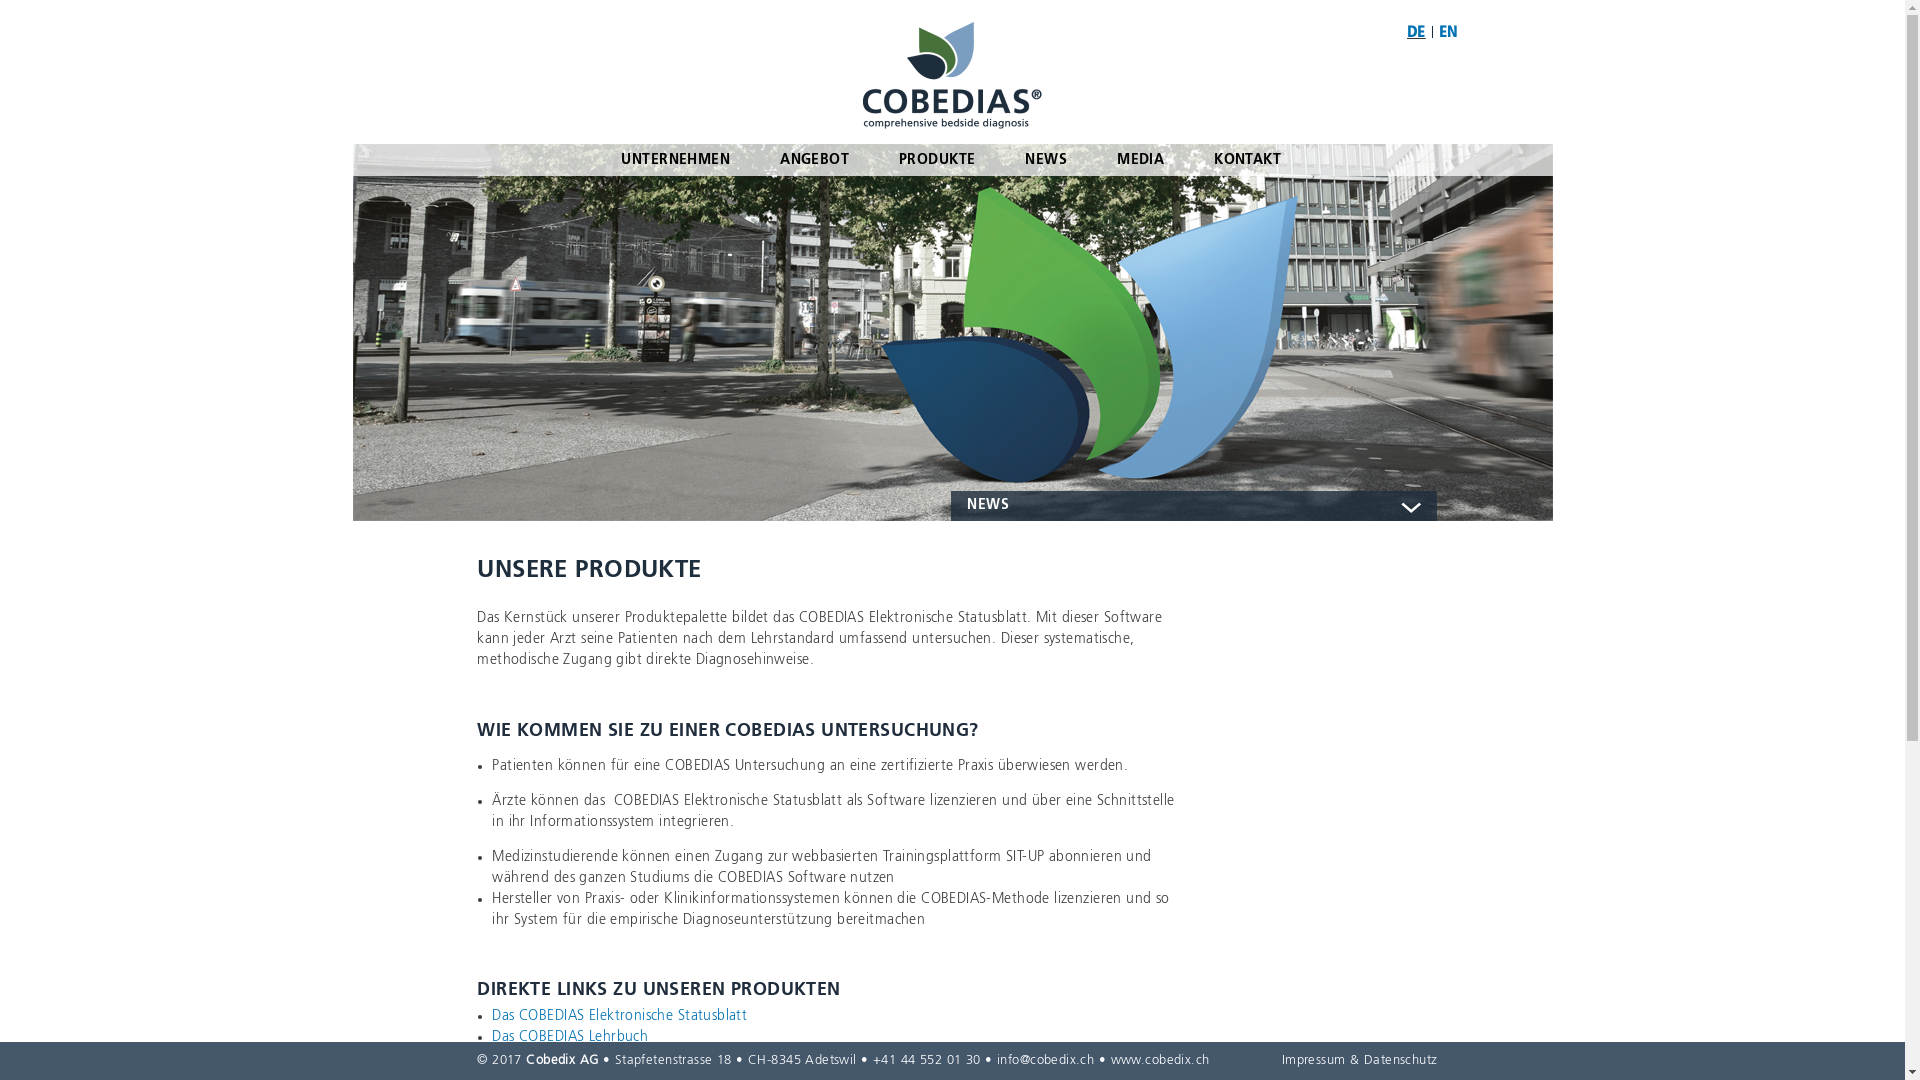 Image resolution: width=1920 pixels, height=1080 pixels. Describe the element at coordinates (1044, 1059) in the screenshot. I see `'info@cobedix.ch'` at that location.